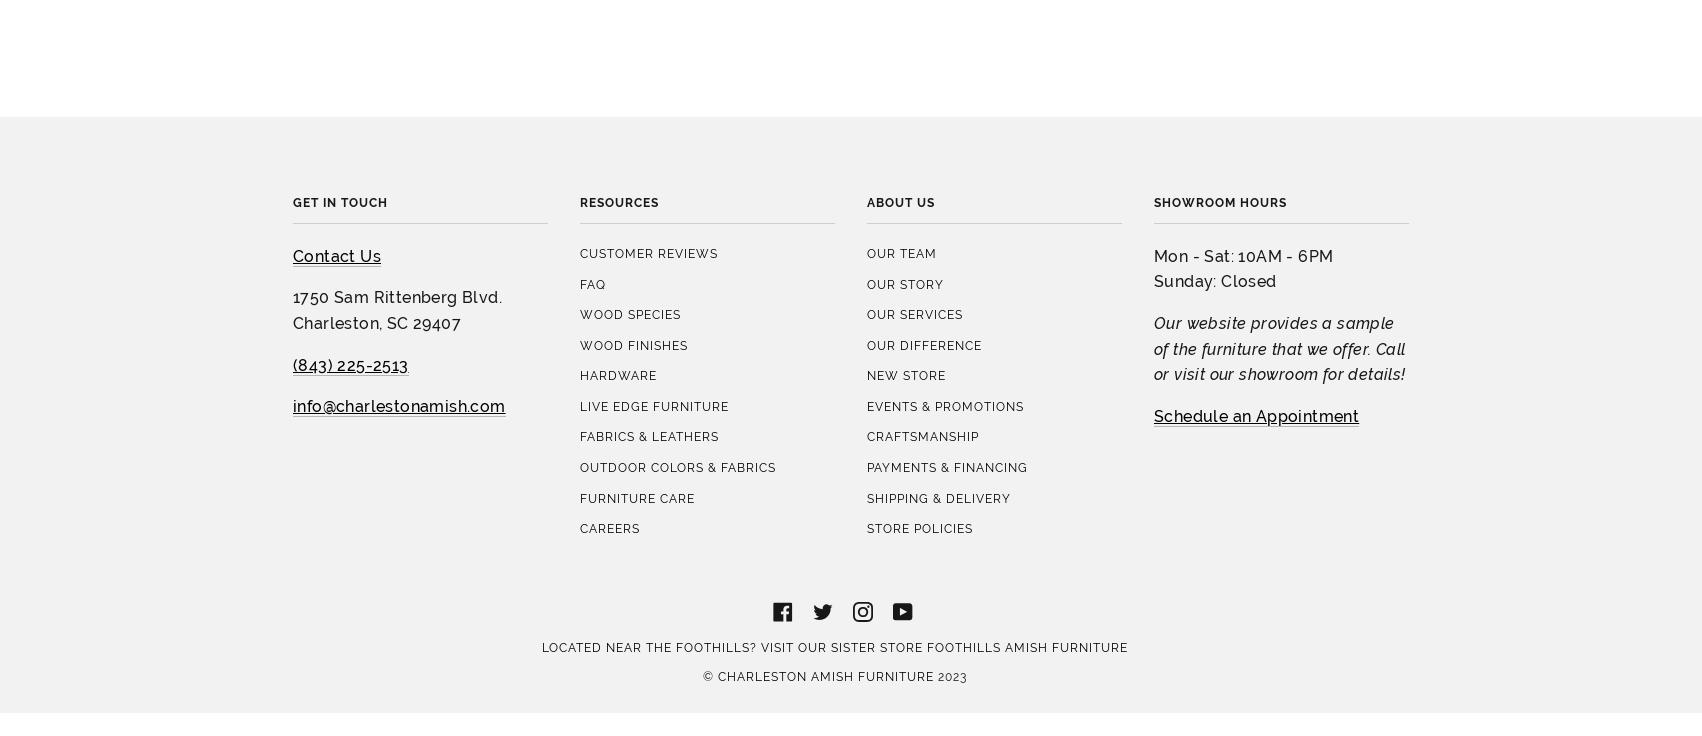  I want to click on 'Contact Us', so click(336, 78).